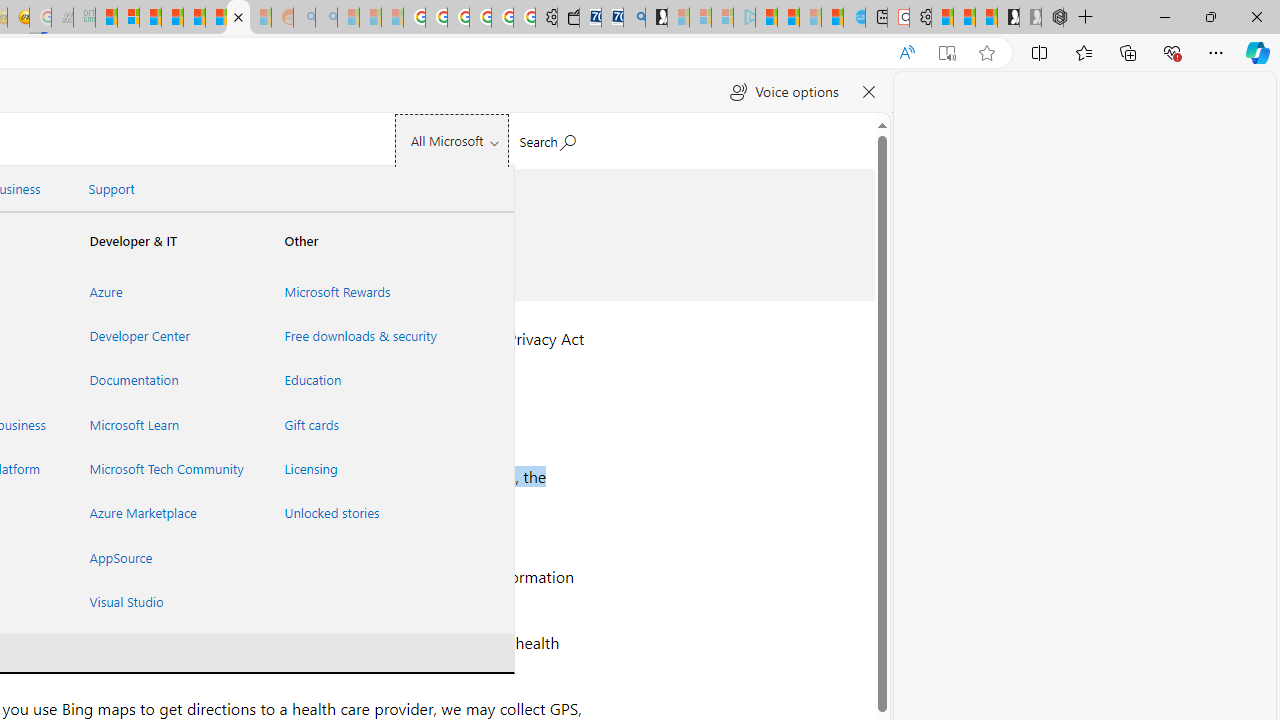 The width and height of the screenshot is (1280, 720). I want to click on 'Microsoft account | Privacy - Sleeping', so click(721, 17).